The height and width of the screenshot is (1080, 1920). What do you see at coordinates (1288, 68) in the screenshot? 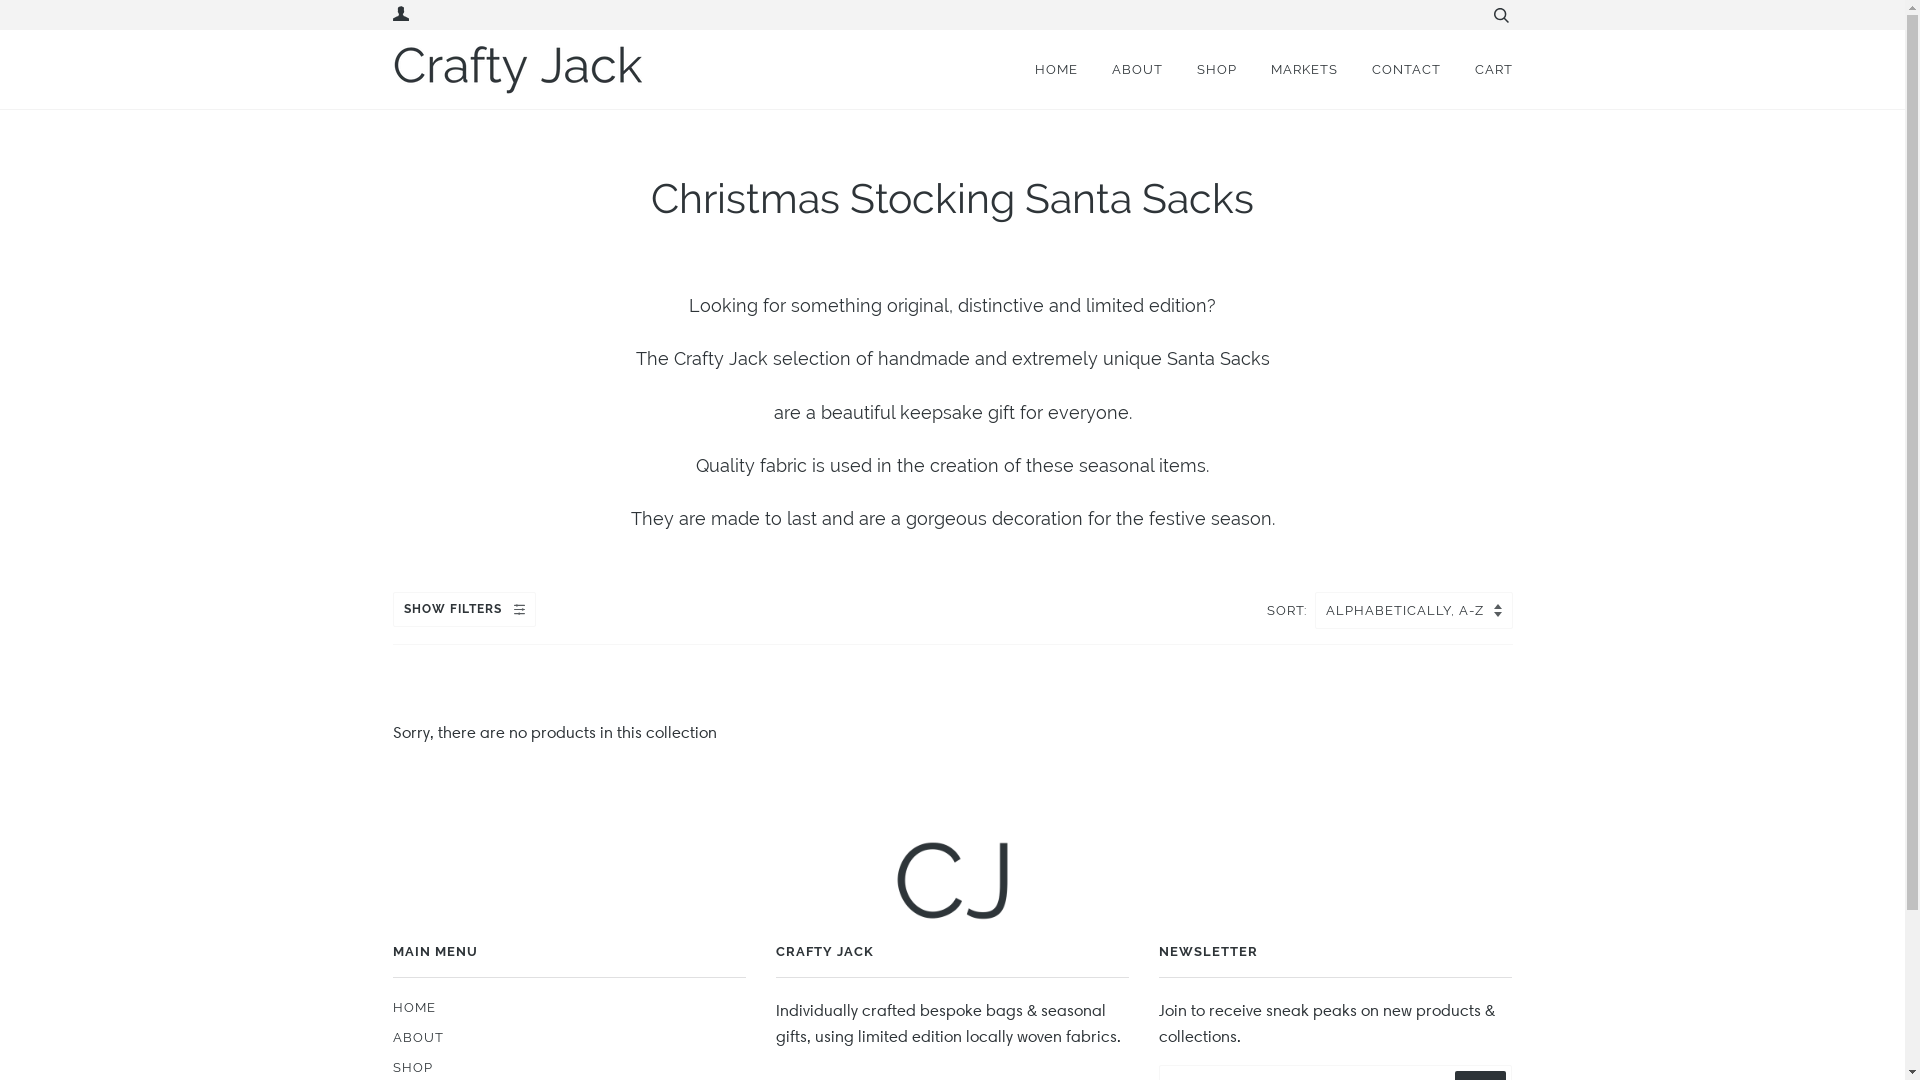
I see `'MARKETS'` at bounding box center [1288, 68].